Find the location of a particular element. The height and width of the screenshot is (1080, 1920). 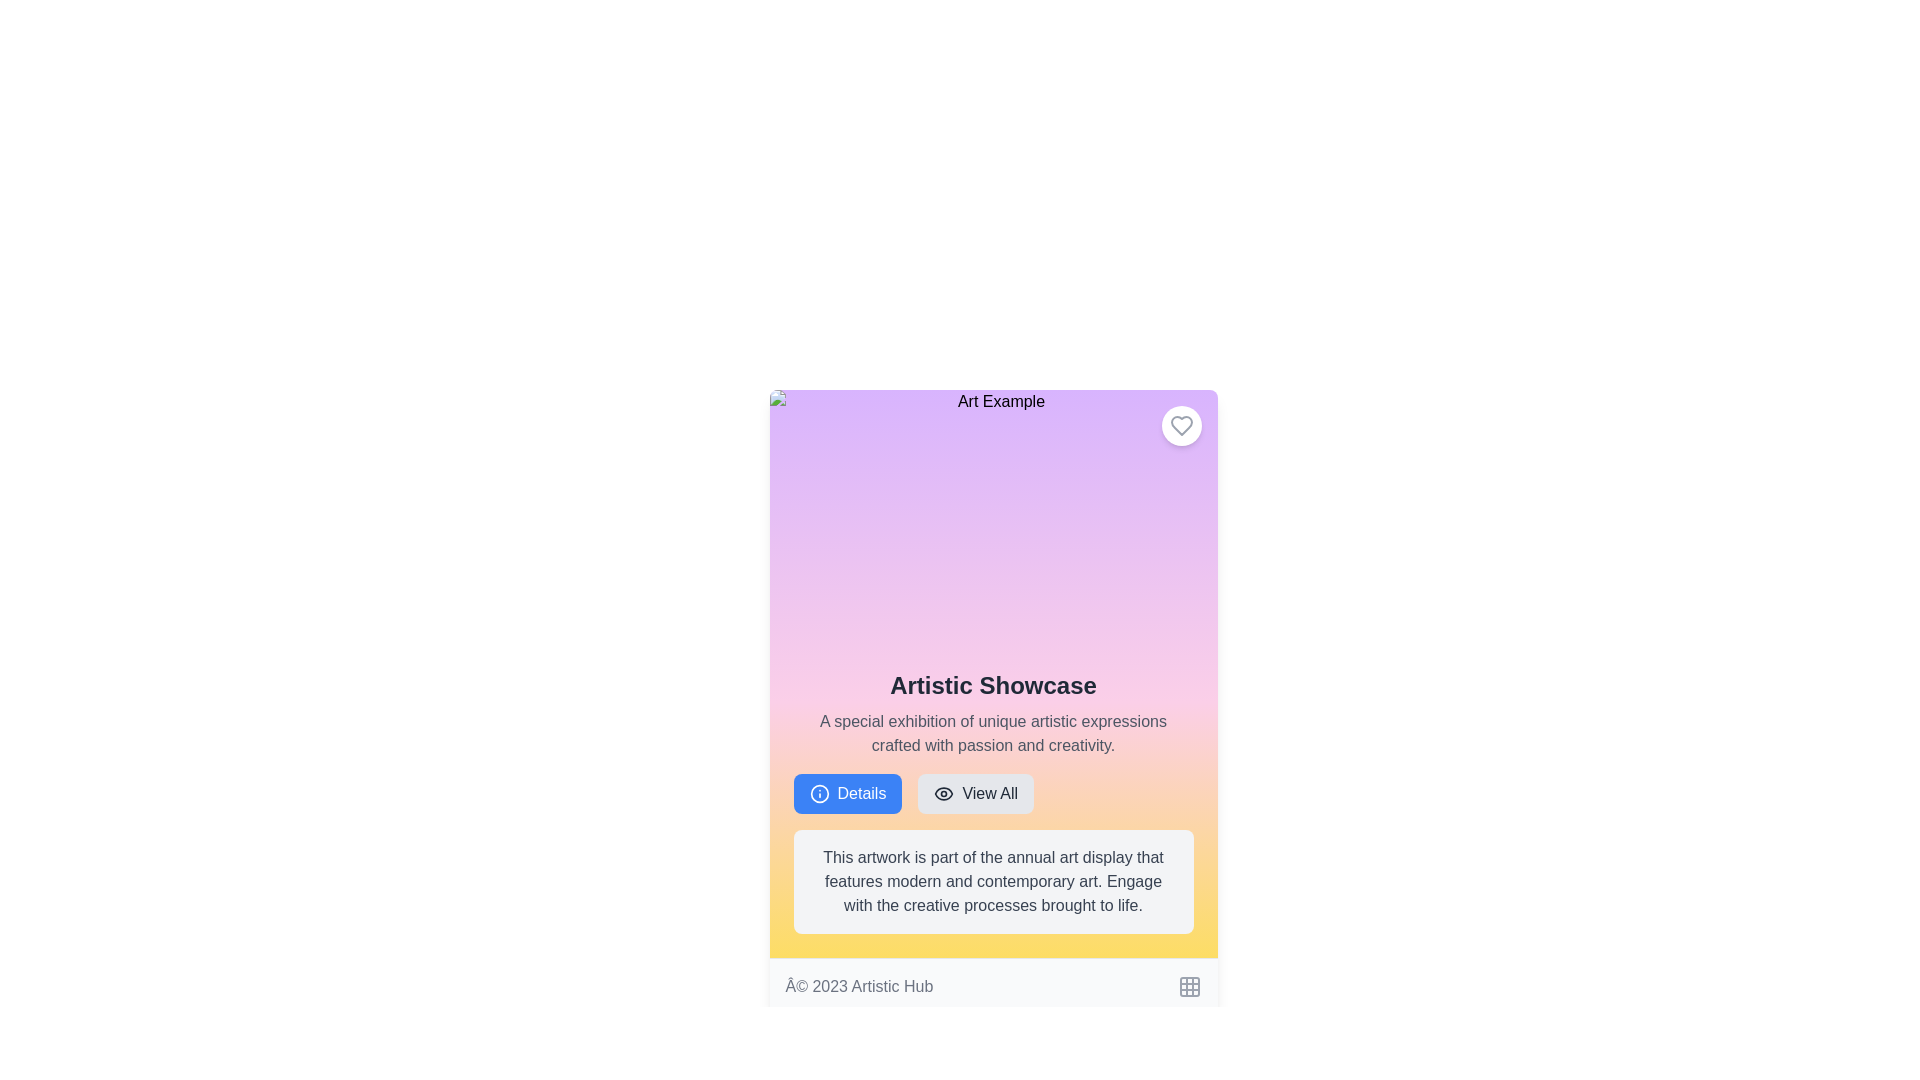

the descriptive Text Block that provides information about the art display, located below the 'Details' and 'View All' buttons in the lower part of the gradient panel is located at coordinates (993, 881).